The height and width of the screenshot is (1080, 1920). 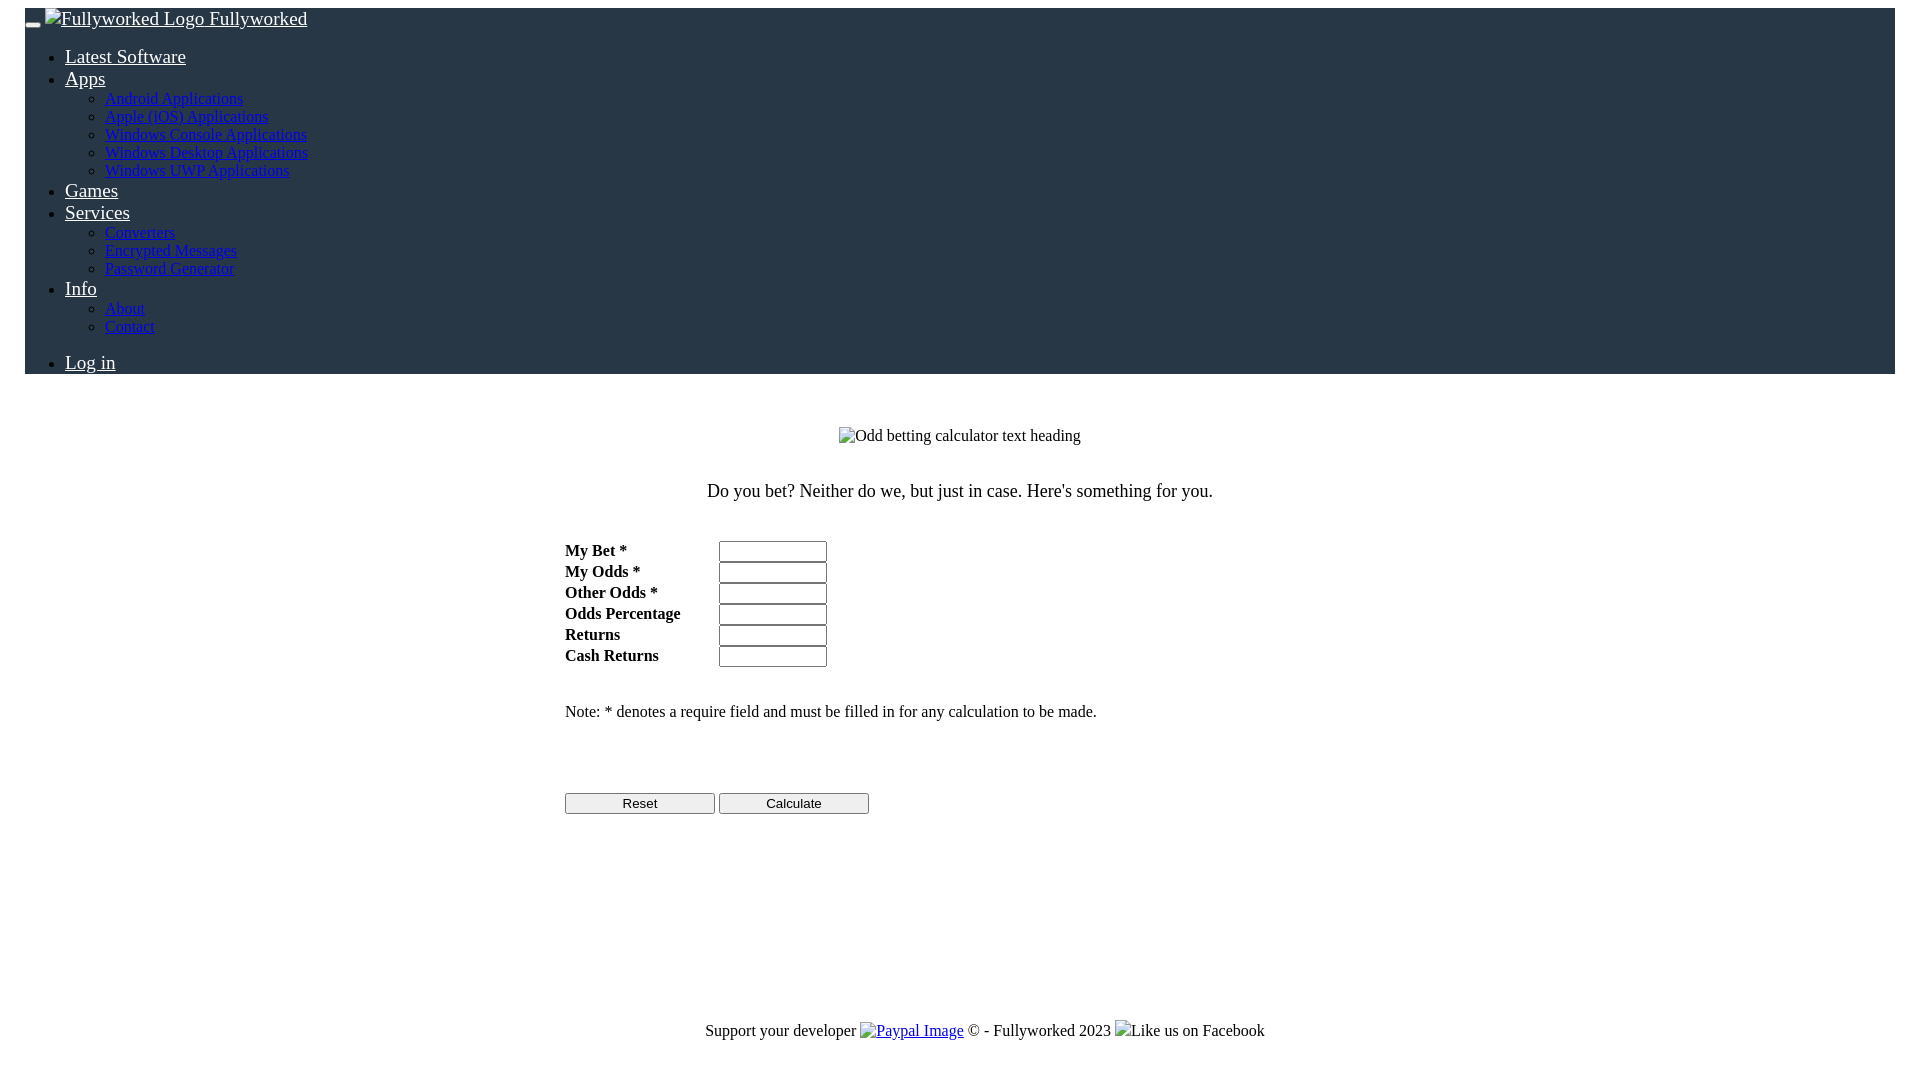 I want to click on 'Converters', so click(x=138, y=231).